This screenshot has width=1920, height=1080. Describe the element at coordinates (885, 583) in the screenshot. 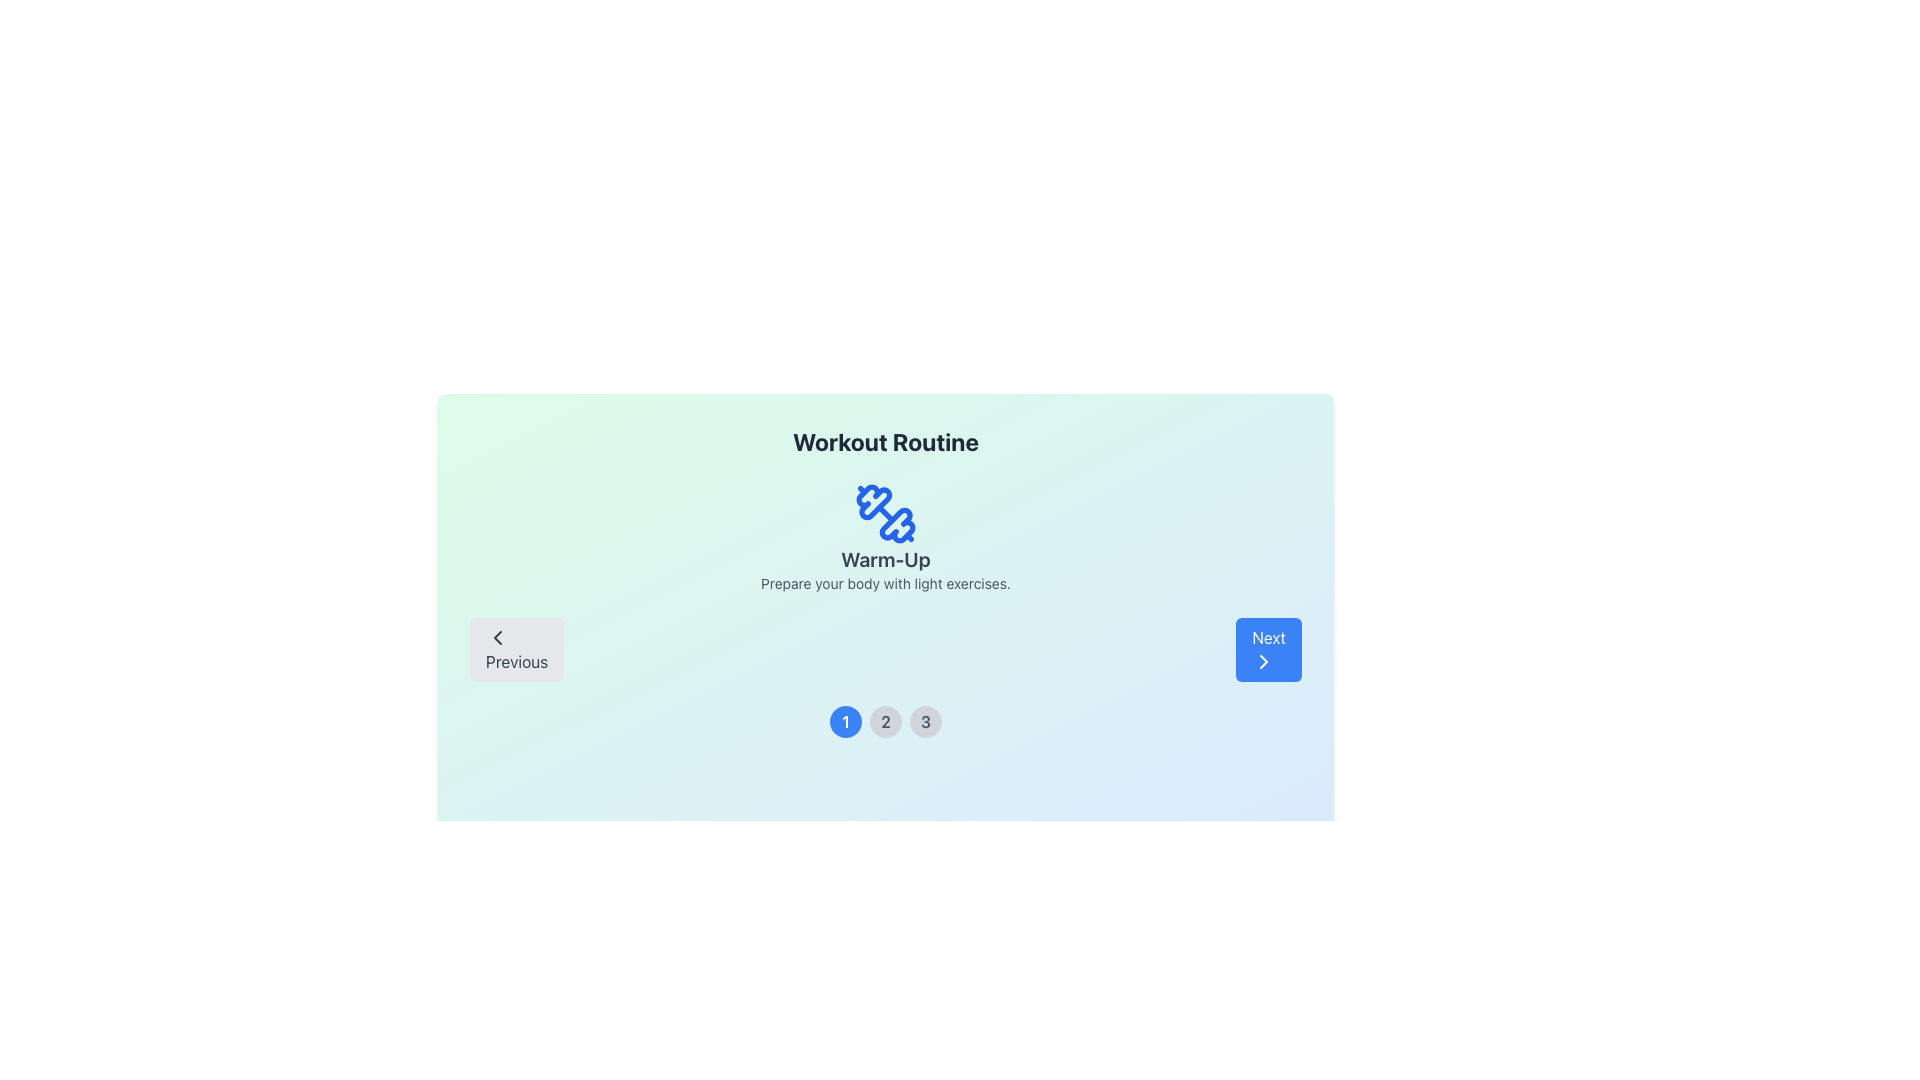

I see `the informational text located directly beneath the 'Warm-Up' heading` at that location.